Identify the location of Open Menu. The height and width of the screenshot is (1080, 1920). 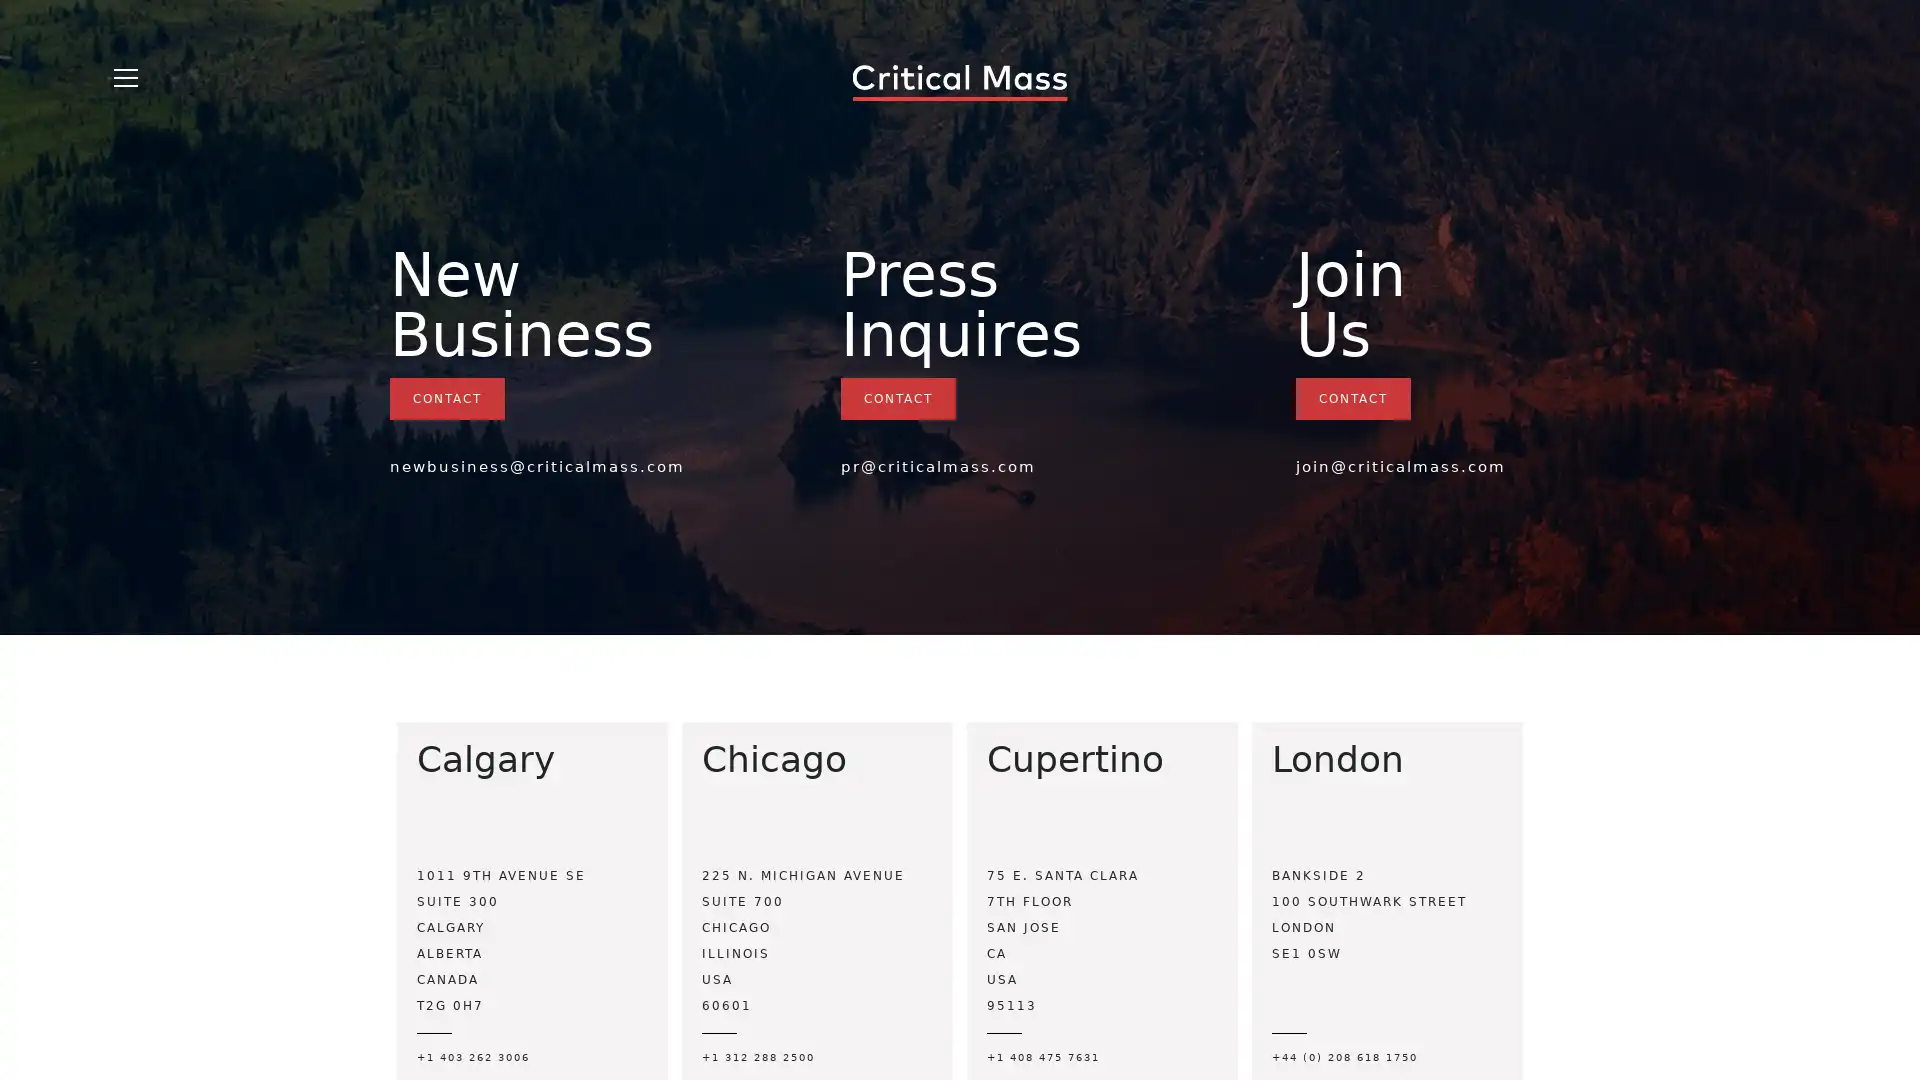
(124, 80).